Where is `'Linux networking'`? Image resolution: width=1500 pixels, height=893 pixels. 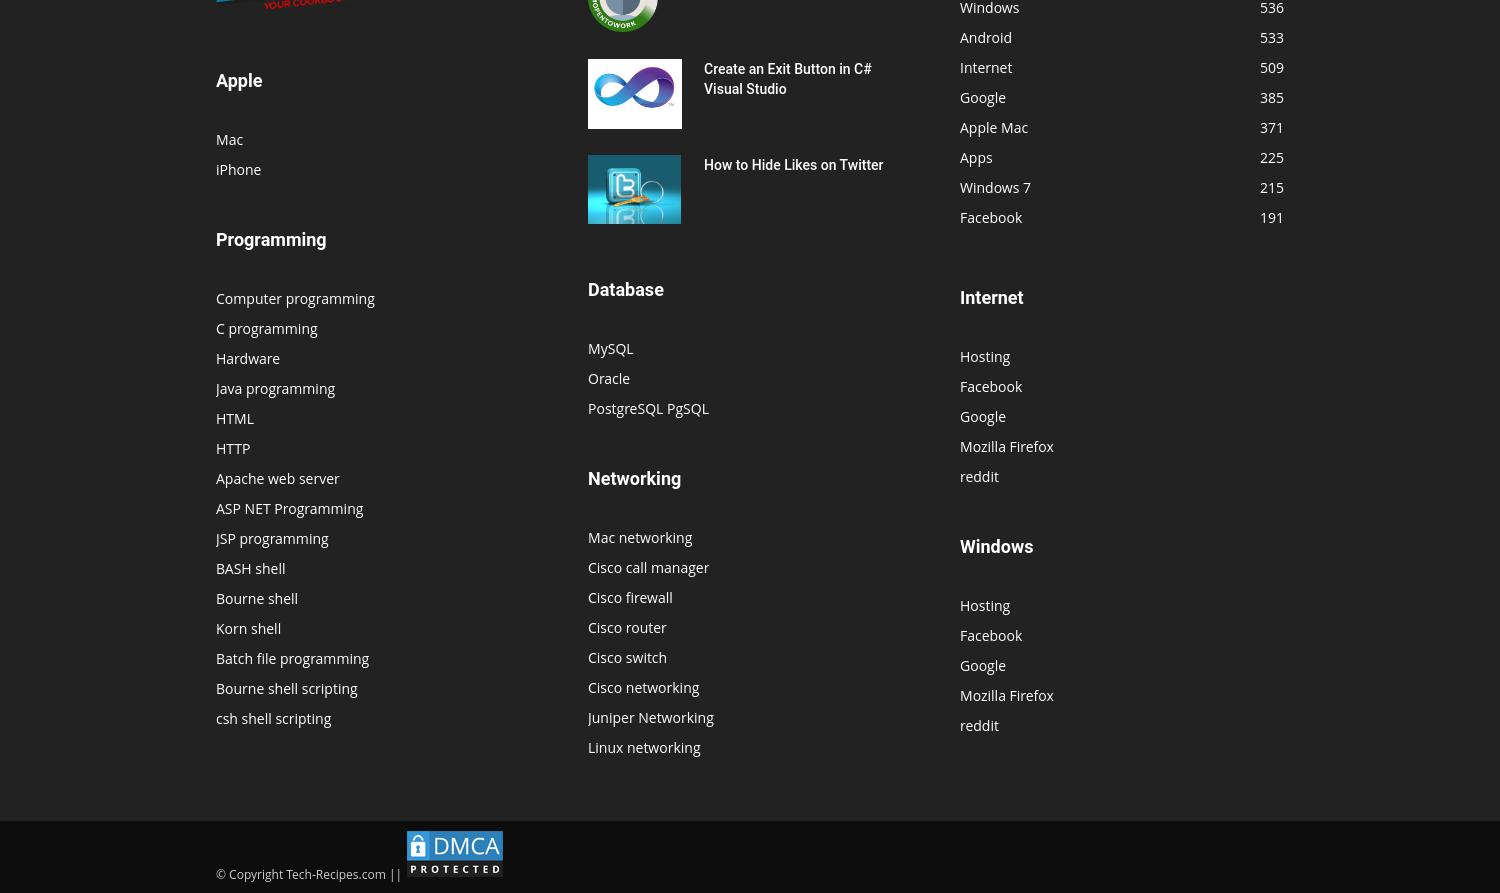
'Linux networking' is located at coordinates (643, 745).